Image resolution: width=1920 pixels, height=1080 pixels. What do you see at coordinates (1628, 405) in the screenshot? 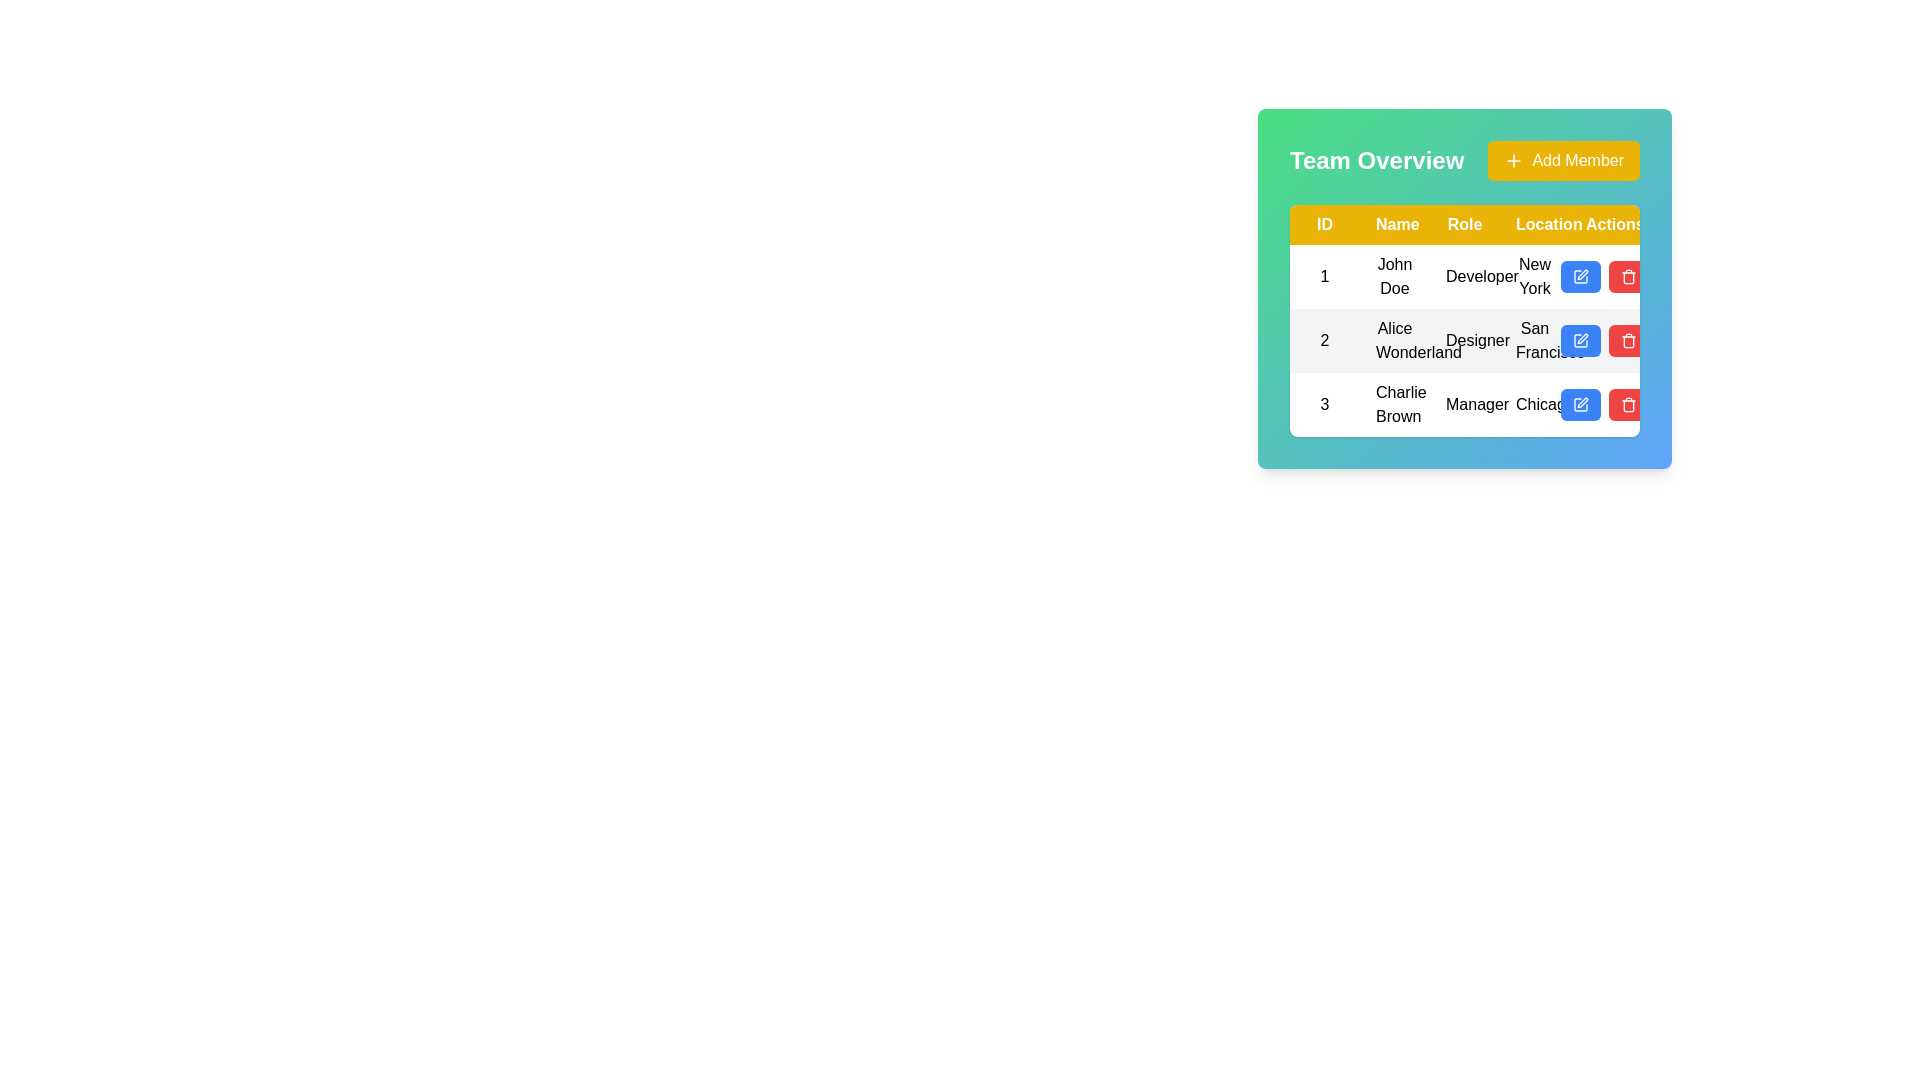
I see `the trash can icon with a red background located in the 'Actions' column of the third row in the table` at bounding box center [1628, 405].